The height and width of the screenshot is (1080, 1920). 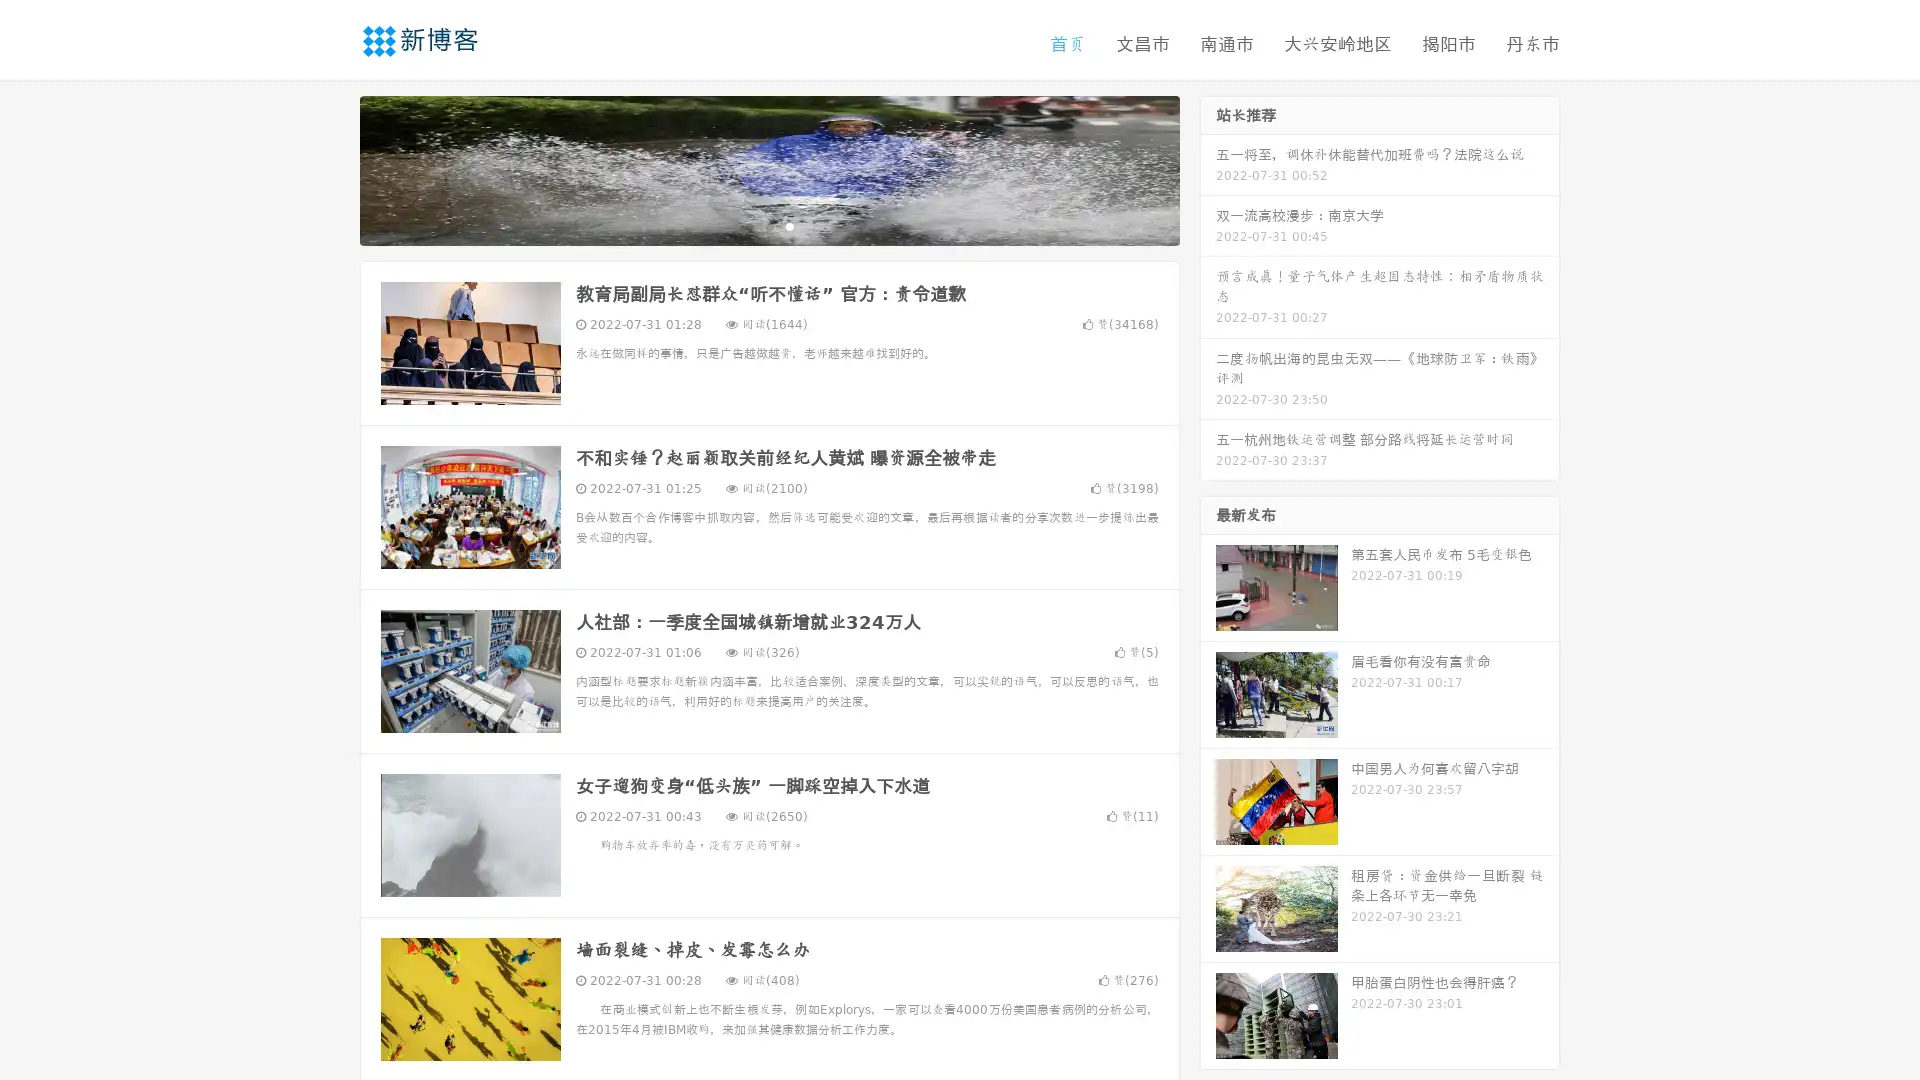 I want to click on Go to slide 1, so click(x=748, y=225).